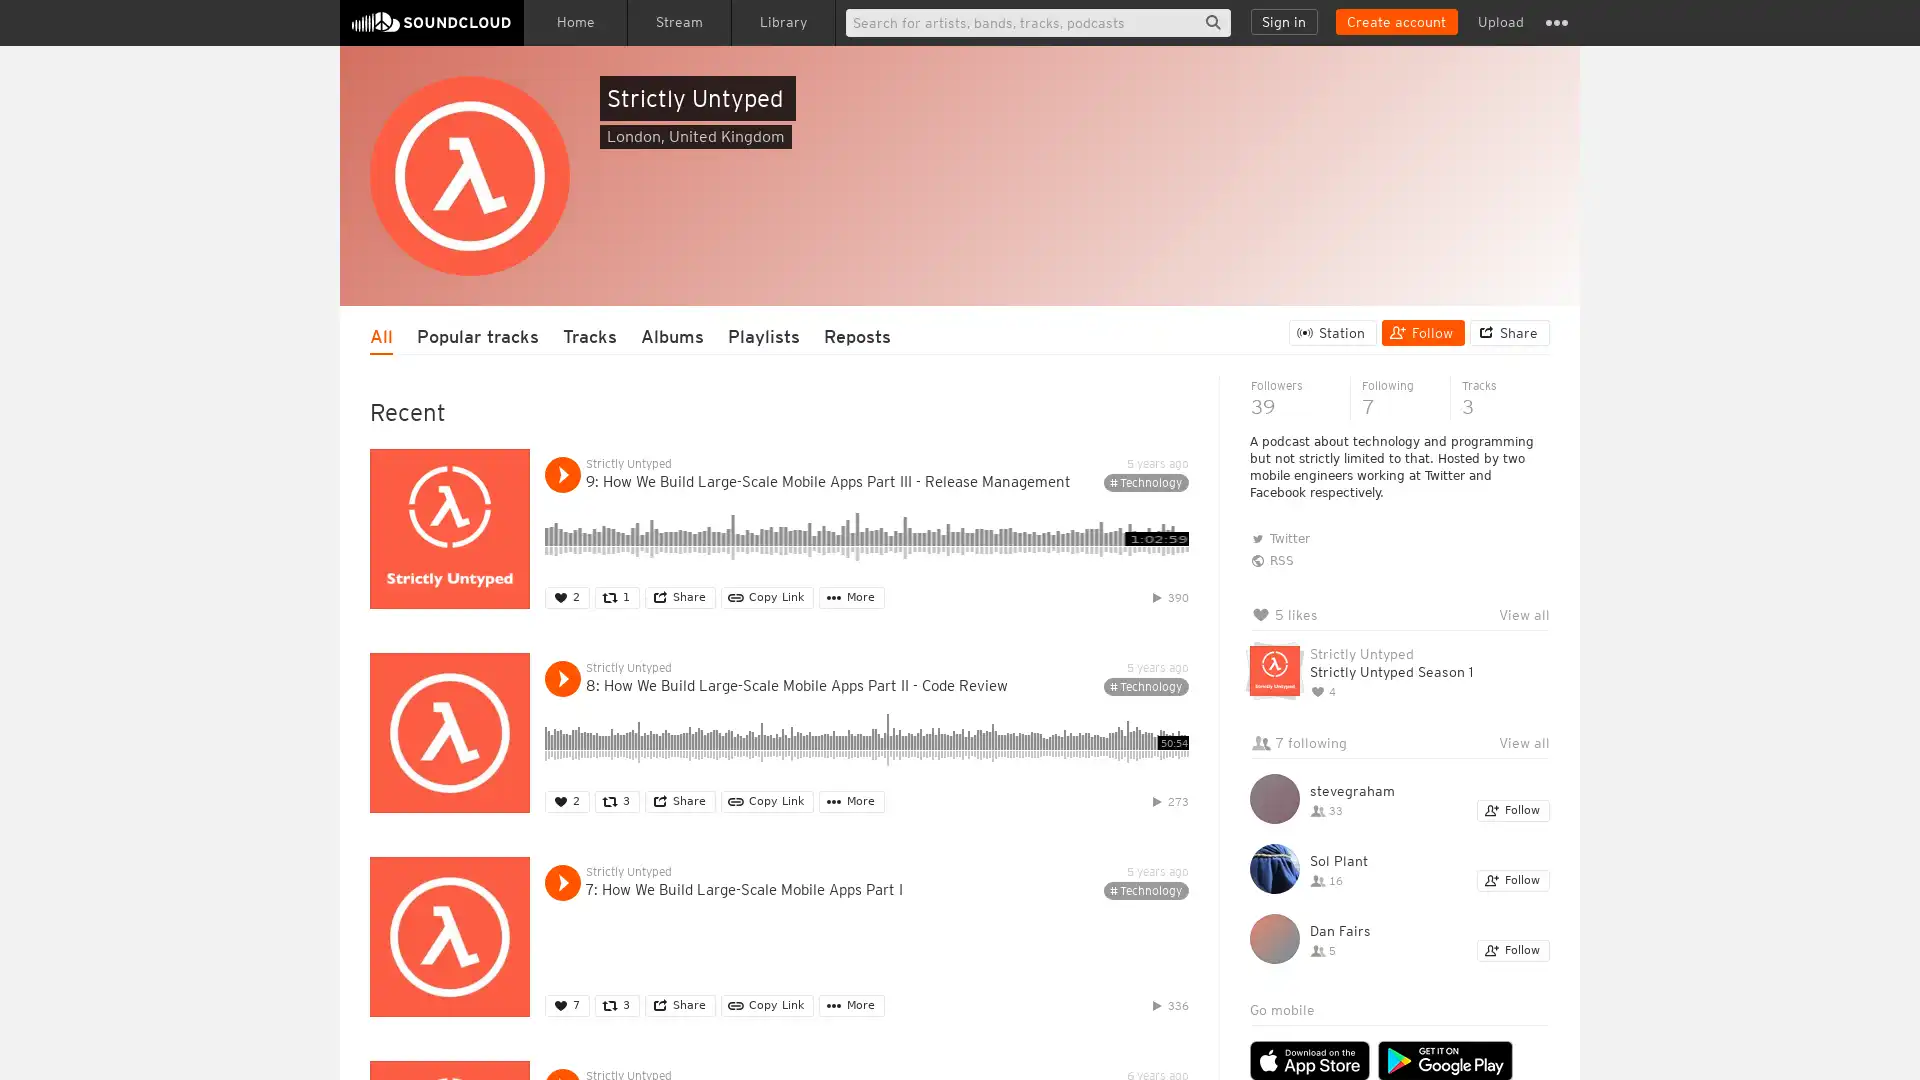 The height and width of the screenshot is (1080, 1920). What do you see at coordinates (1536, 546) in the screenshot?
I see `Hide queue` at bounding box center [1536, 546].